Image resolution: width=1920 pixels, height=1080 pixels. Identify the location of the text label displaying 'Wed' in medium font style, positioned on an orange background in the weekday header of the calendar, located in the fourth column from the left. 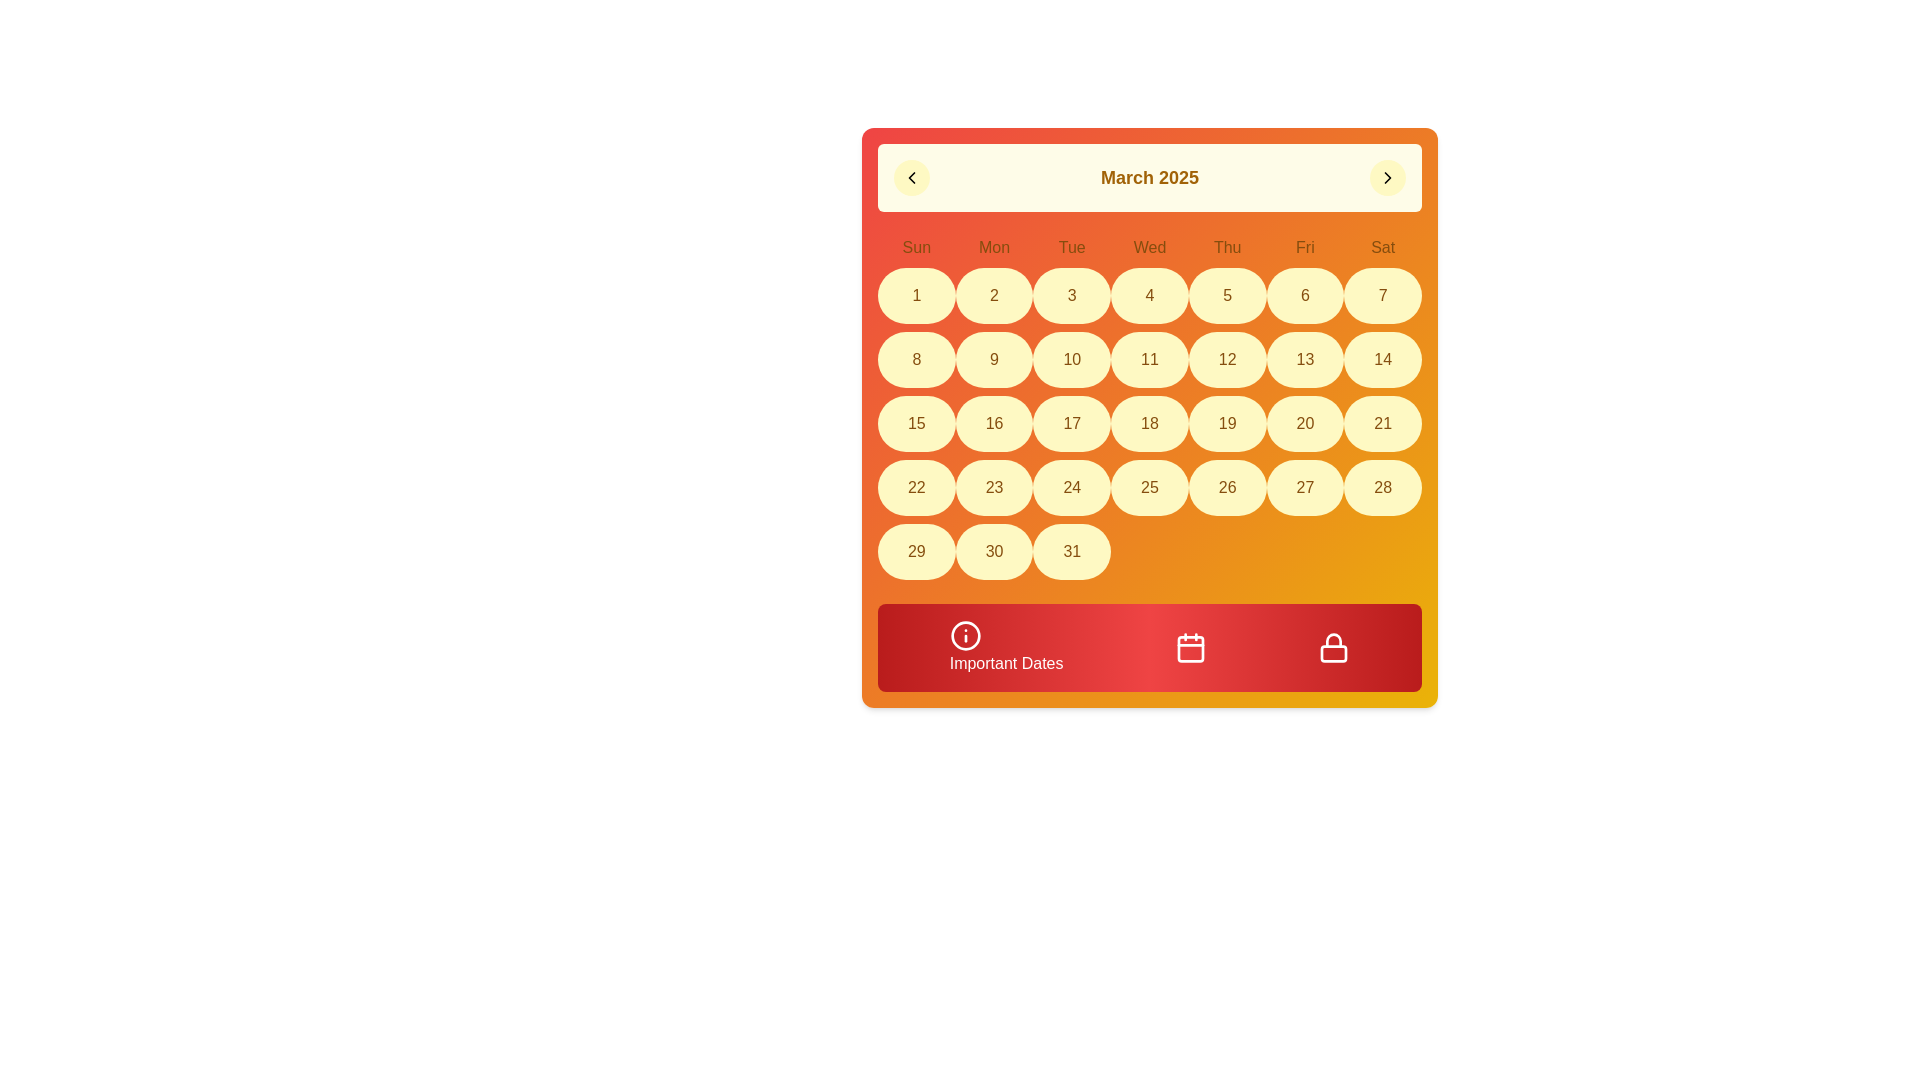
(1150, 246).